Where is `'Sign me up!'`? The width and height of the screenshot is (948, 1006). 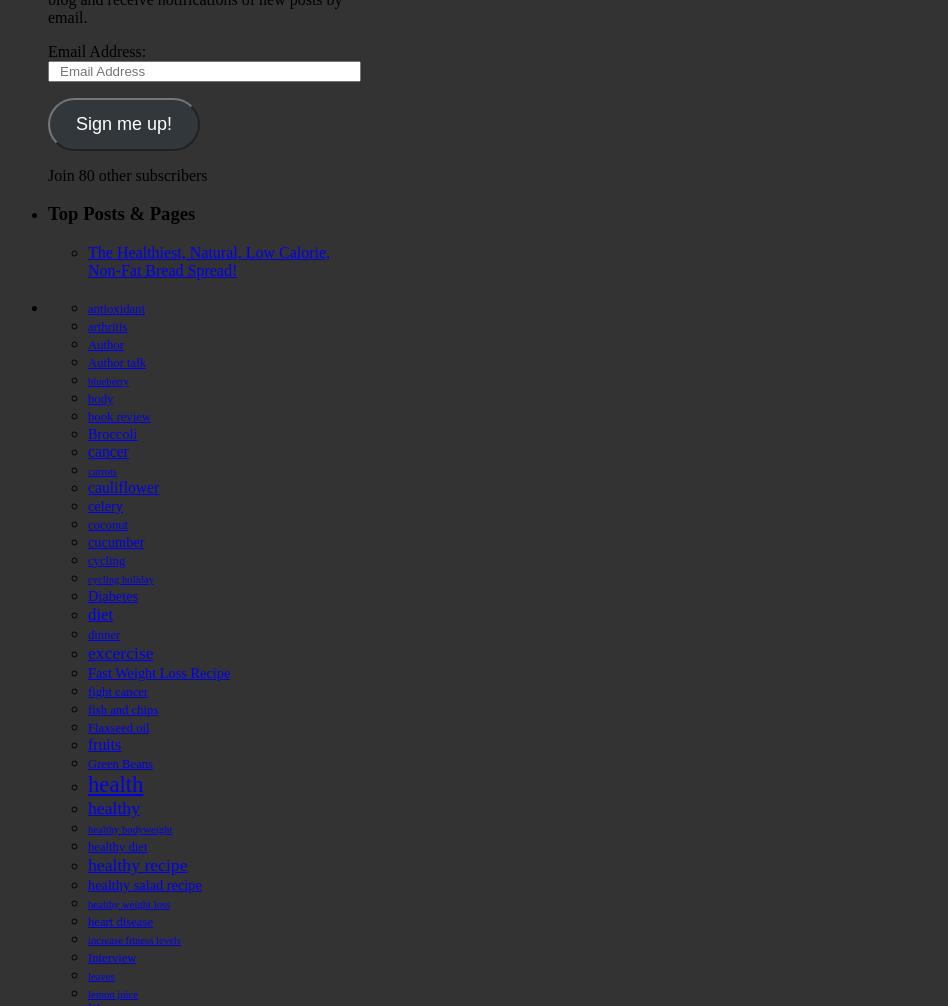 'Sign me up!' is located at coordinates (122, 123).